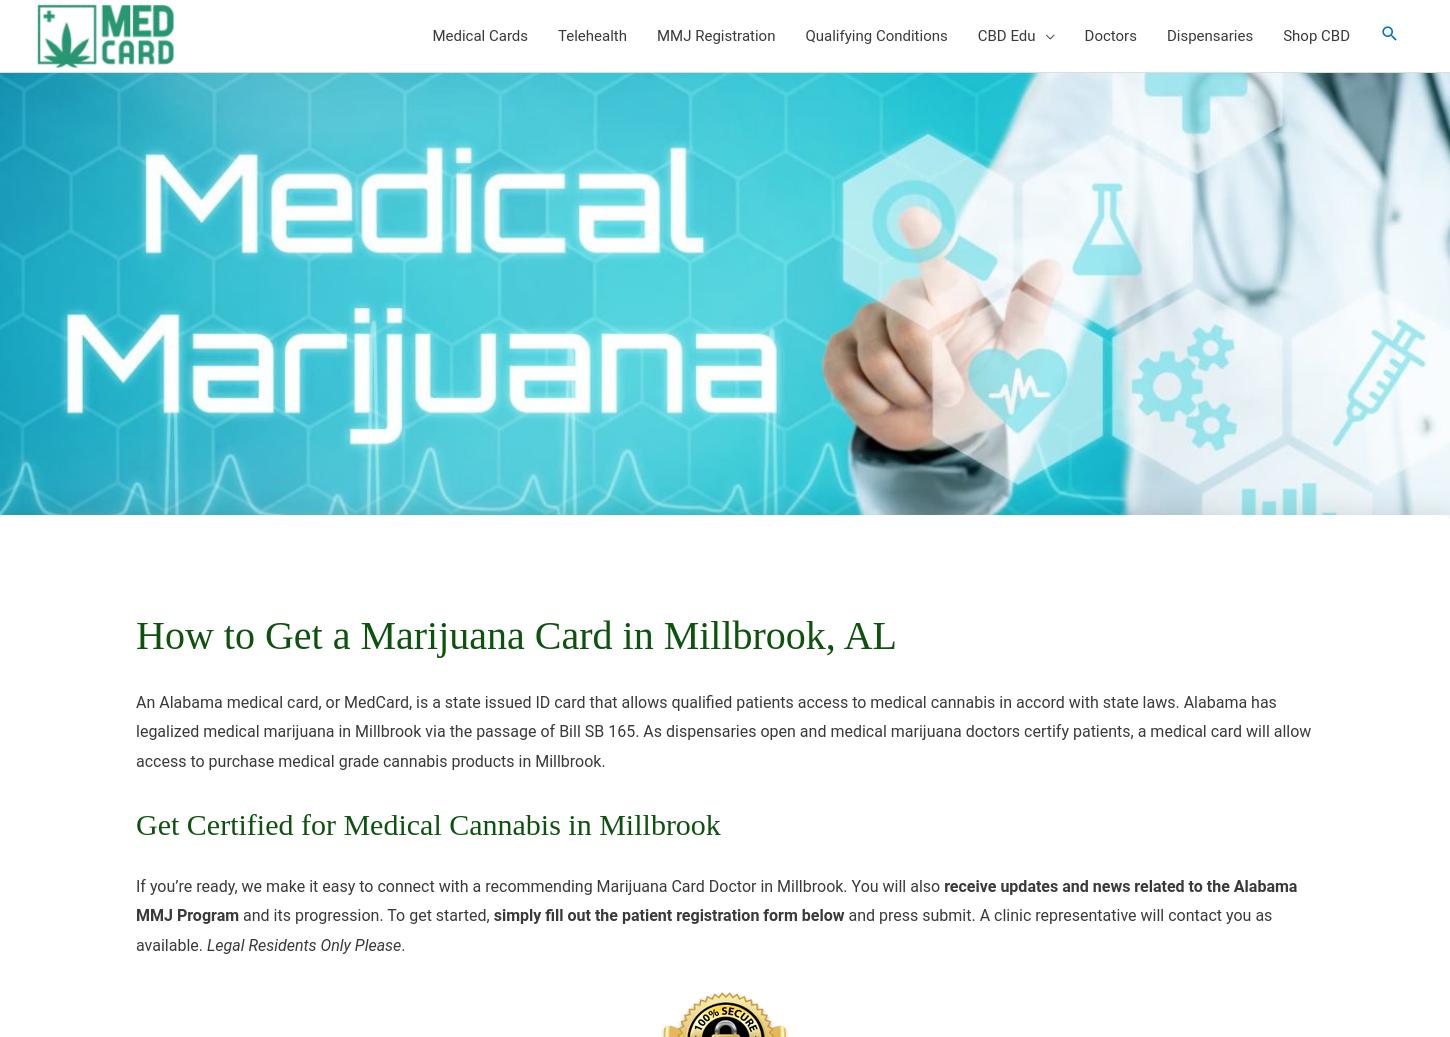 Image resolution: width=1450 pixels, height=1037 pixels. I want to click on 'and its progression. To get started,', so click(364, 915).